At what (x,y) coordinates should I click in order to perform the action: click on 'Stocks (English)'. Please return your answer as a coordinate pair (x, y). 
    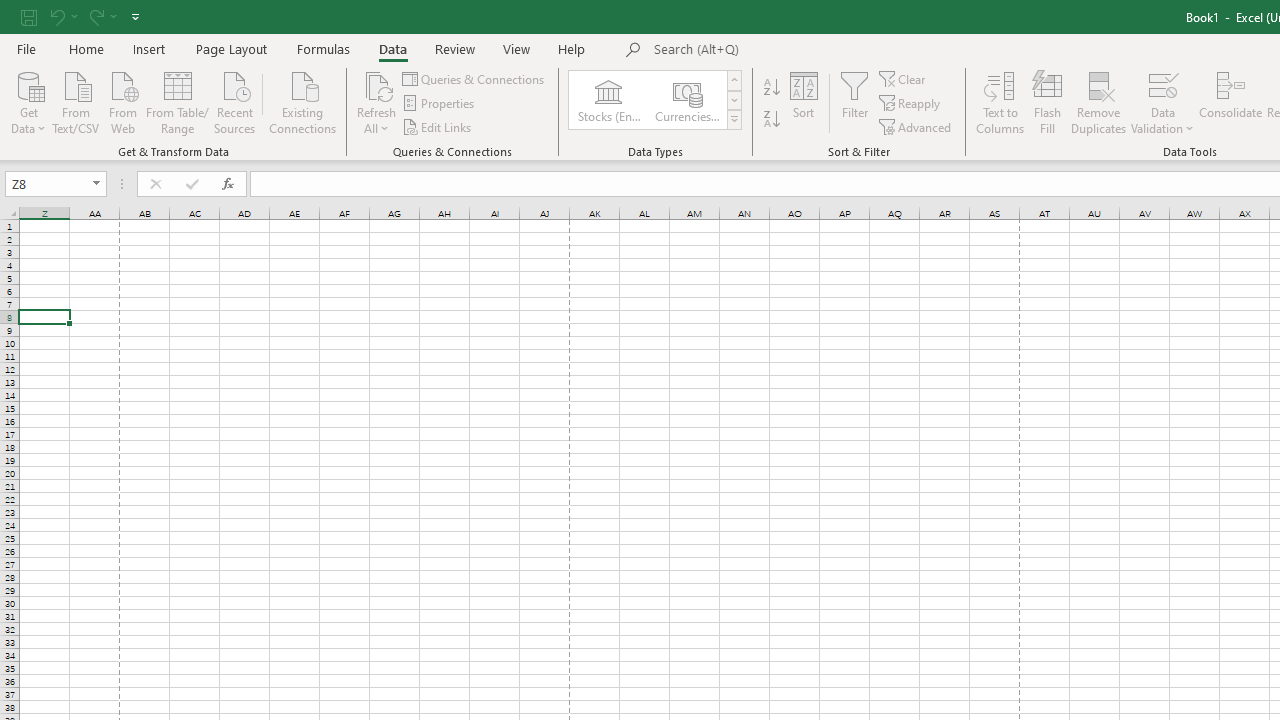
    Looking at the image, I should click on (607, 100).